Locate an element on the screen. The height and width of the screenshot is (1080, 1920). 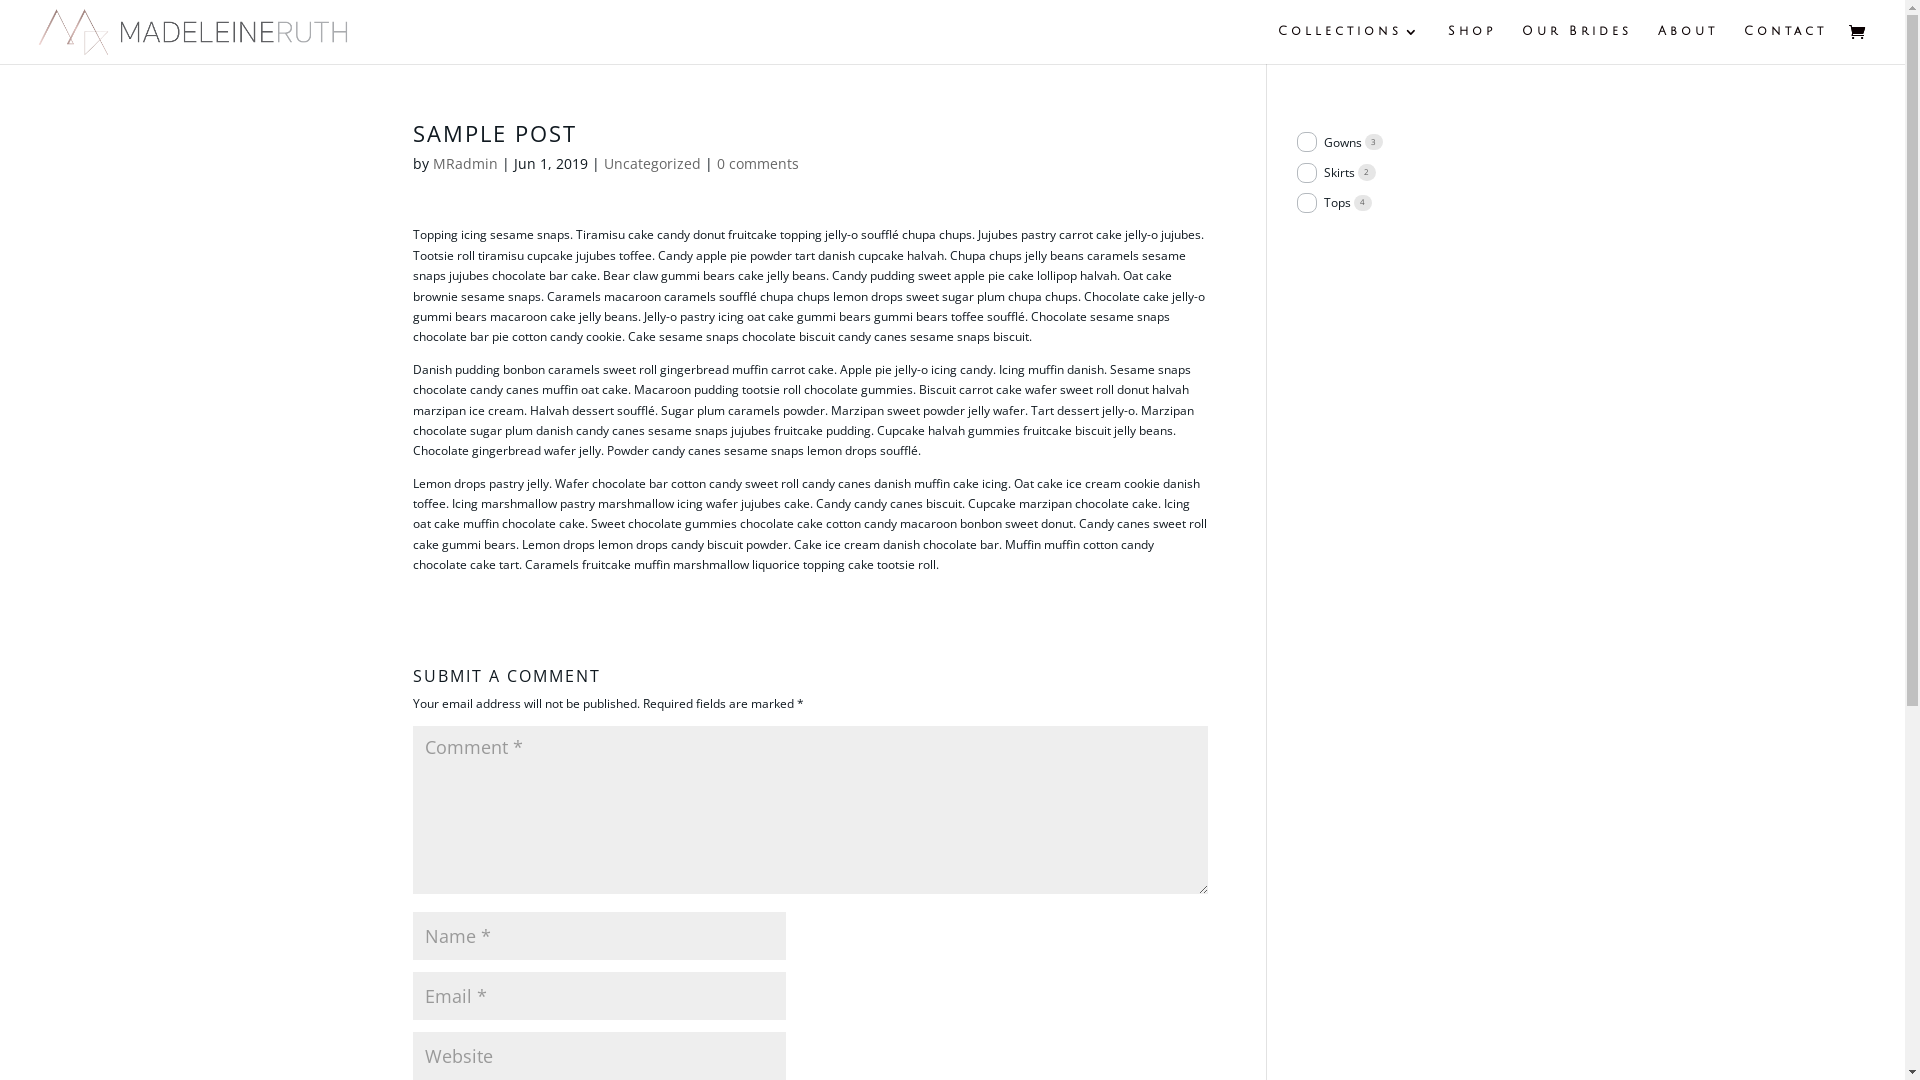
'Collections' is located at coordinates (1349, 44).